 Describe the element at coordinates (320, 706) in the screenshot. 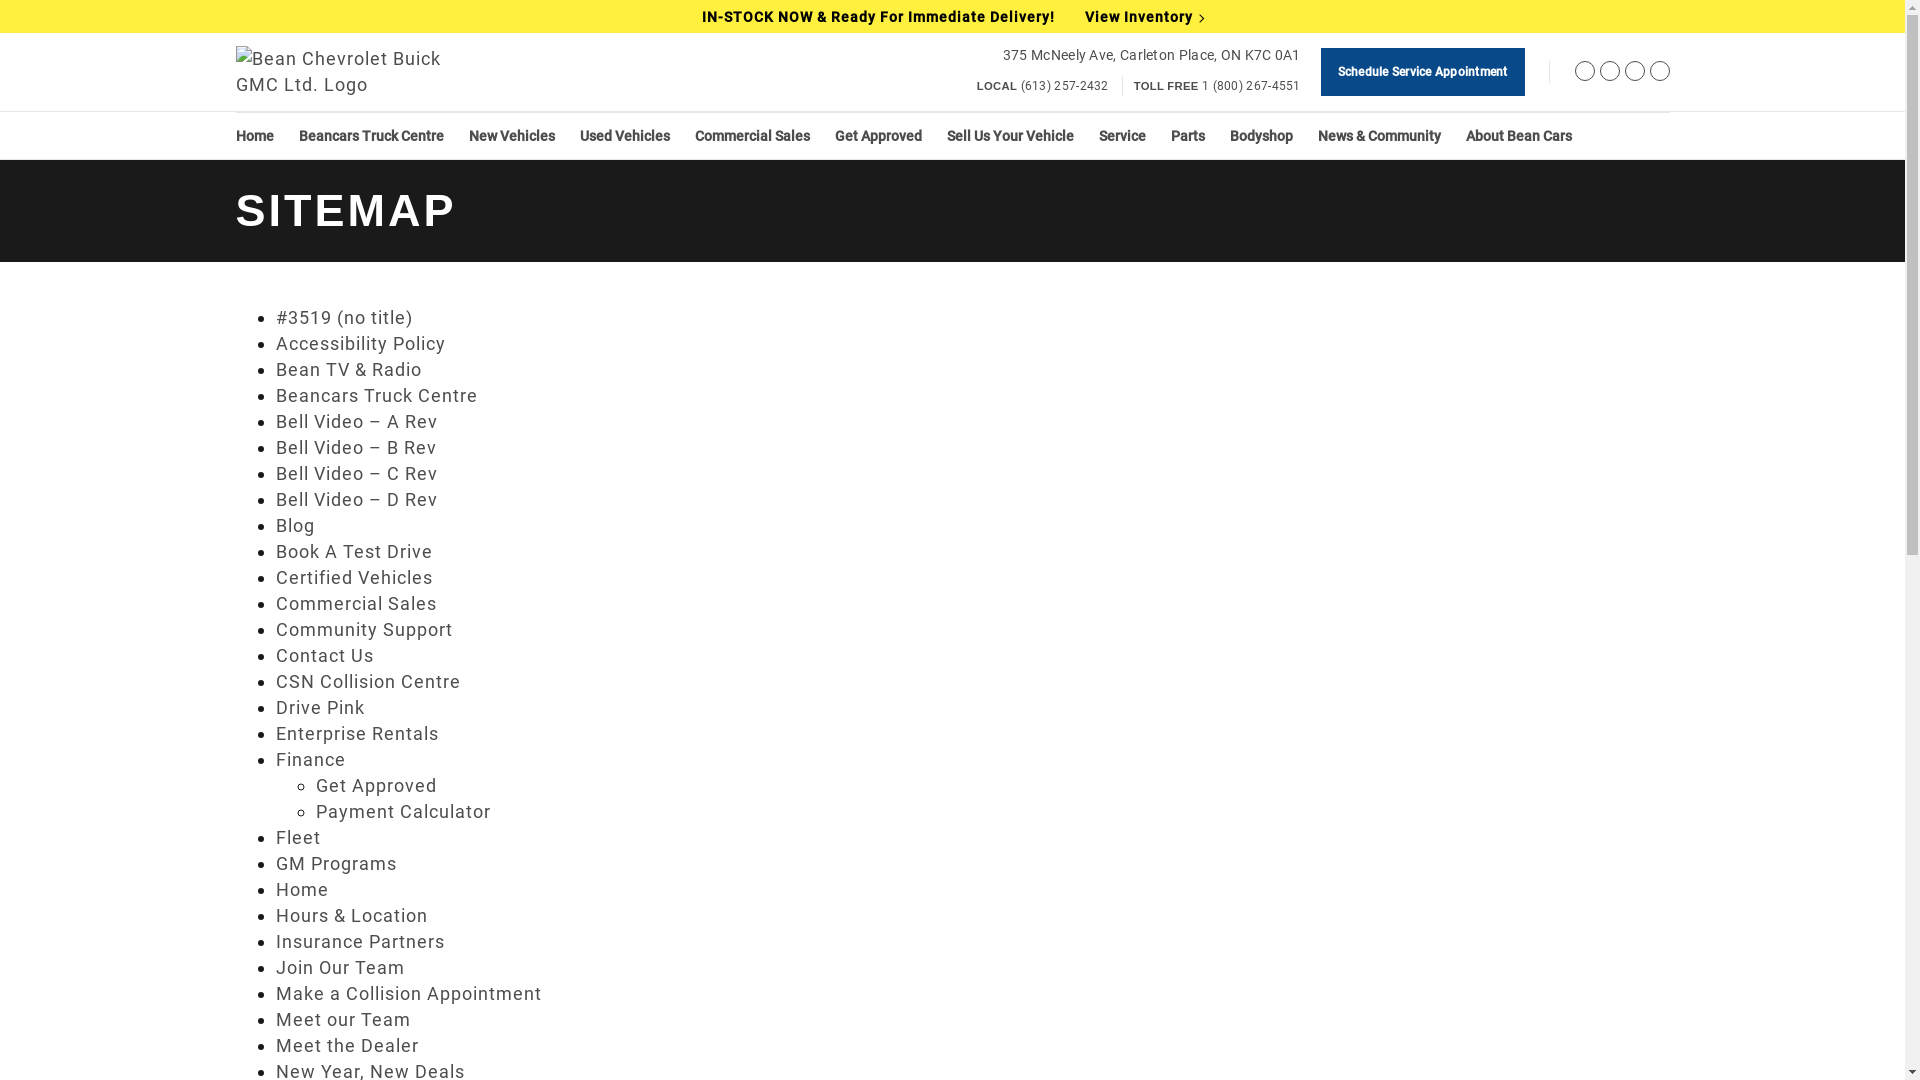

I see `'Drive Pink'` at that location.